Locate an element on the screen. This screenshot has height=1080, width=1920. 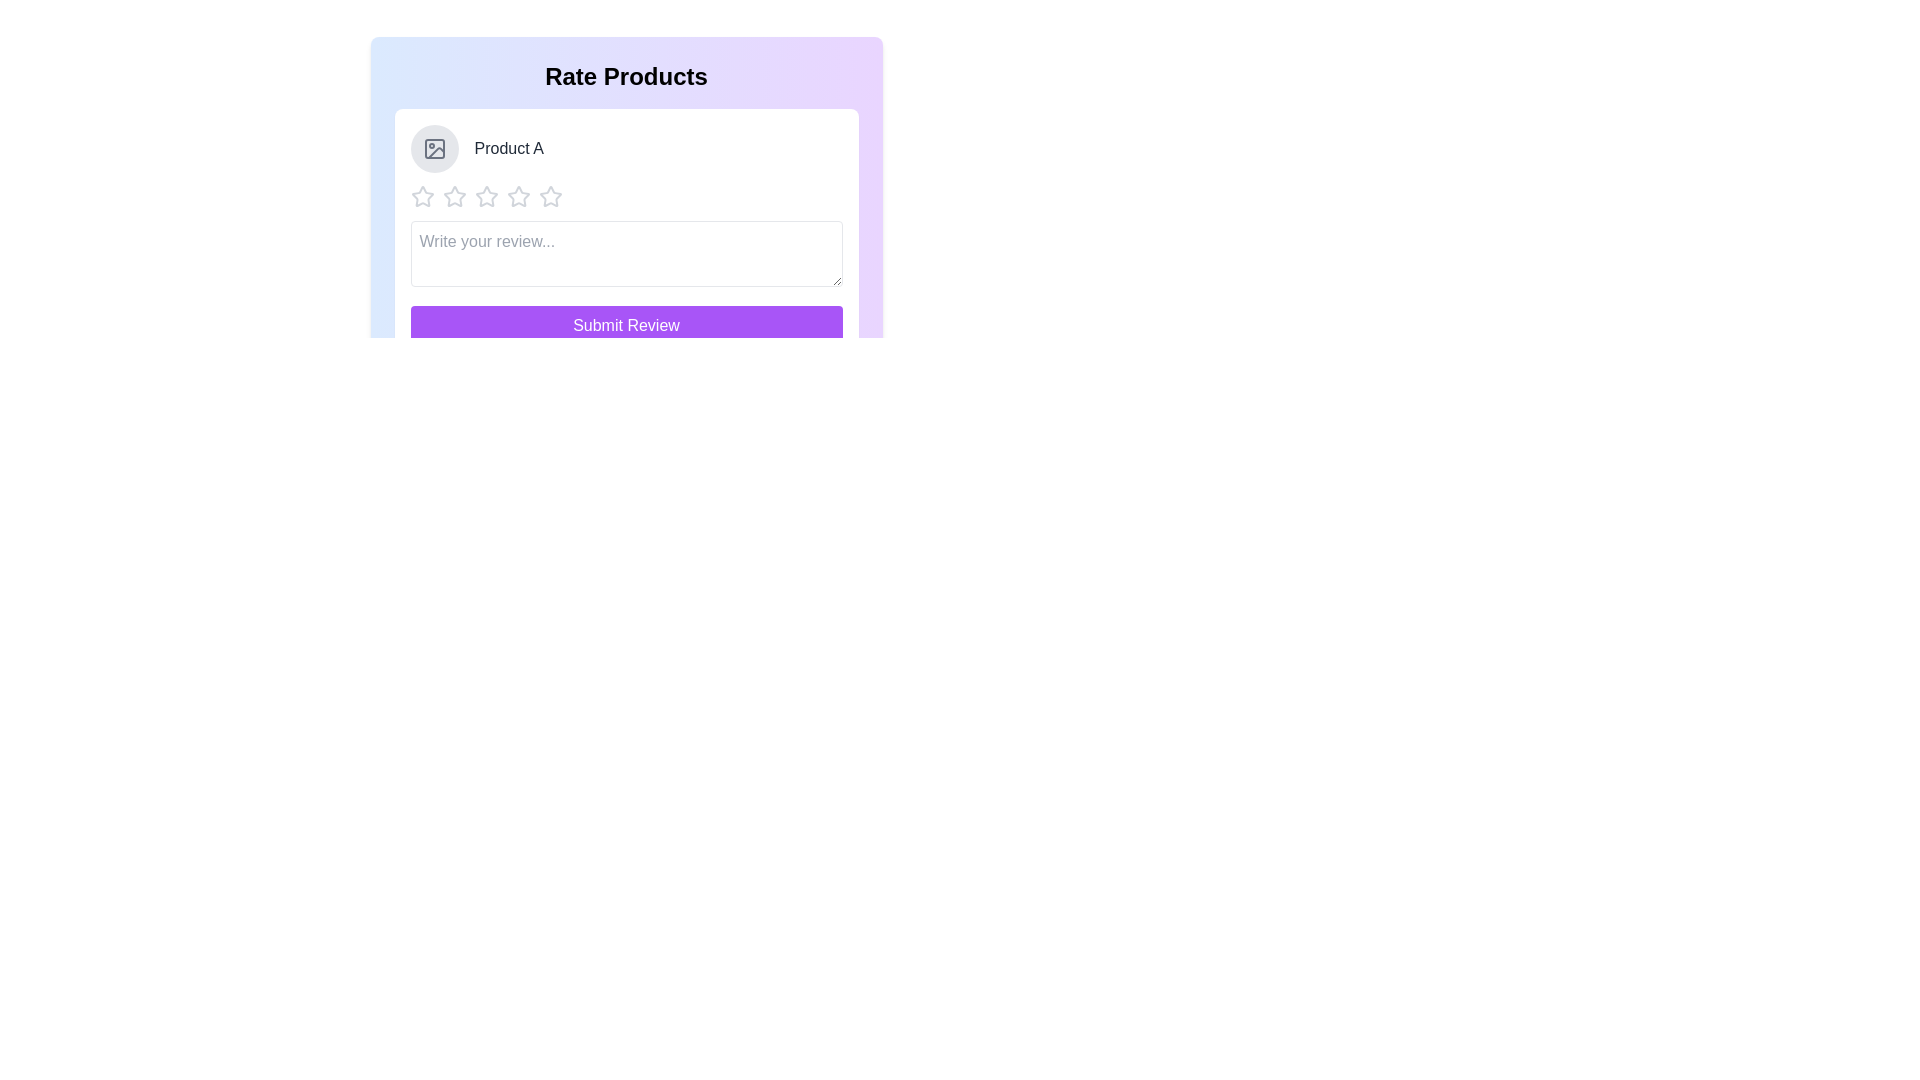
the star corresponding to the desired rating 1 is located at coordinates (421, 196).